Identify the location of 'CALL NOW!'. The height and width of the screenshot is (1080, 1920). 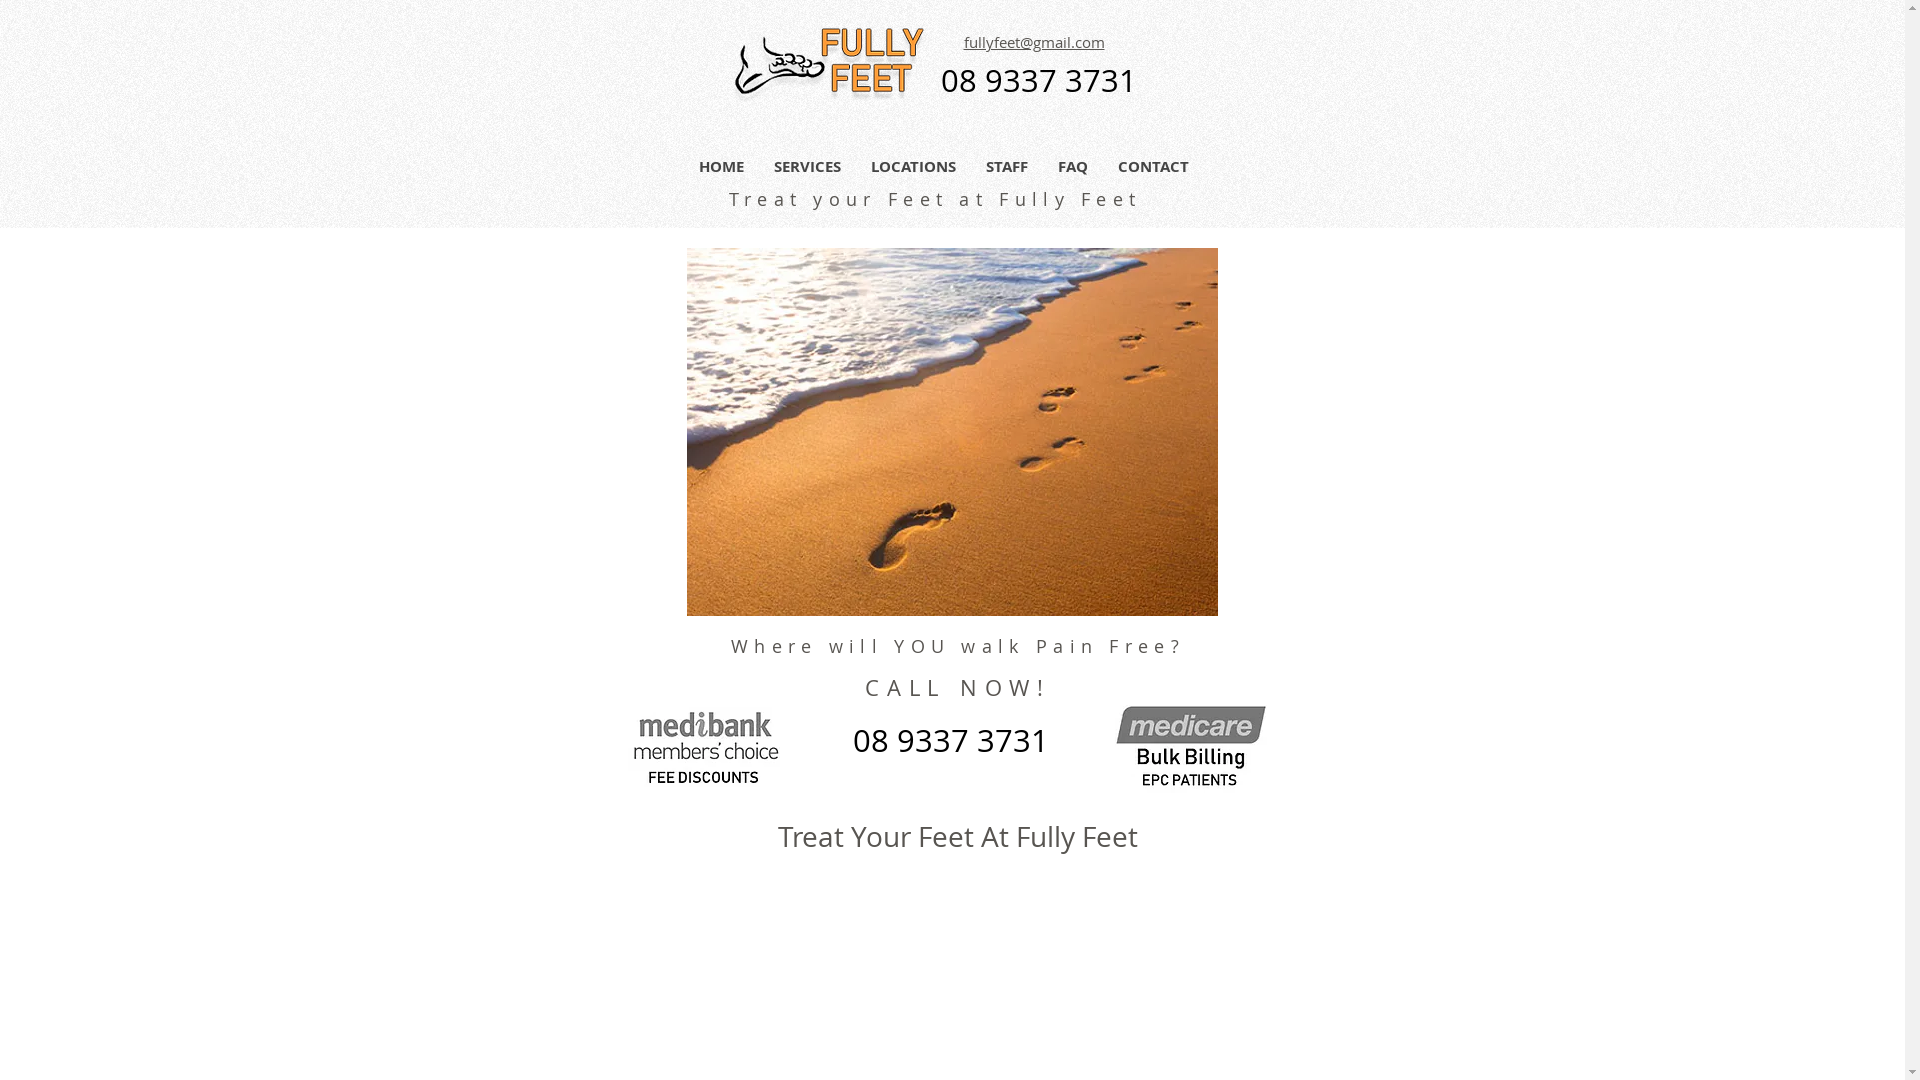
(956, 686).